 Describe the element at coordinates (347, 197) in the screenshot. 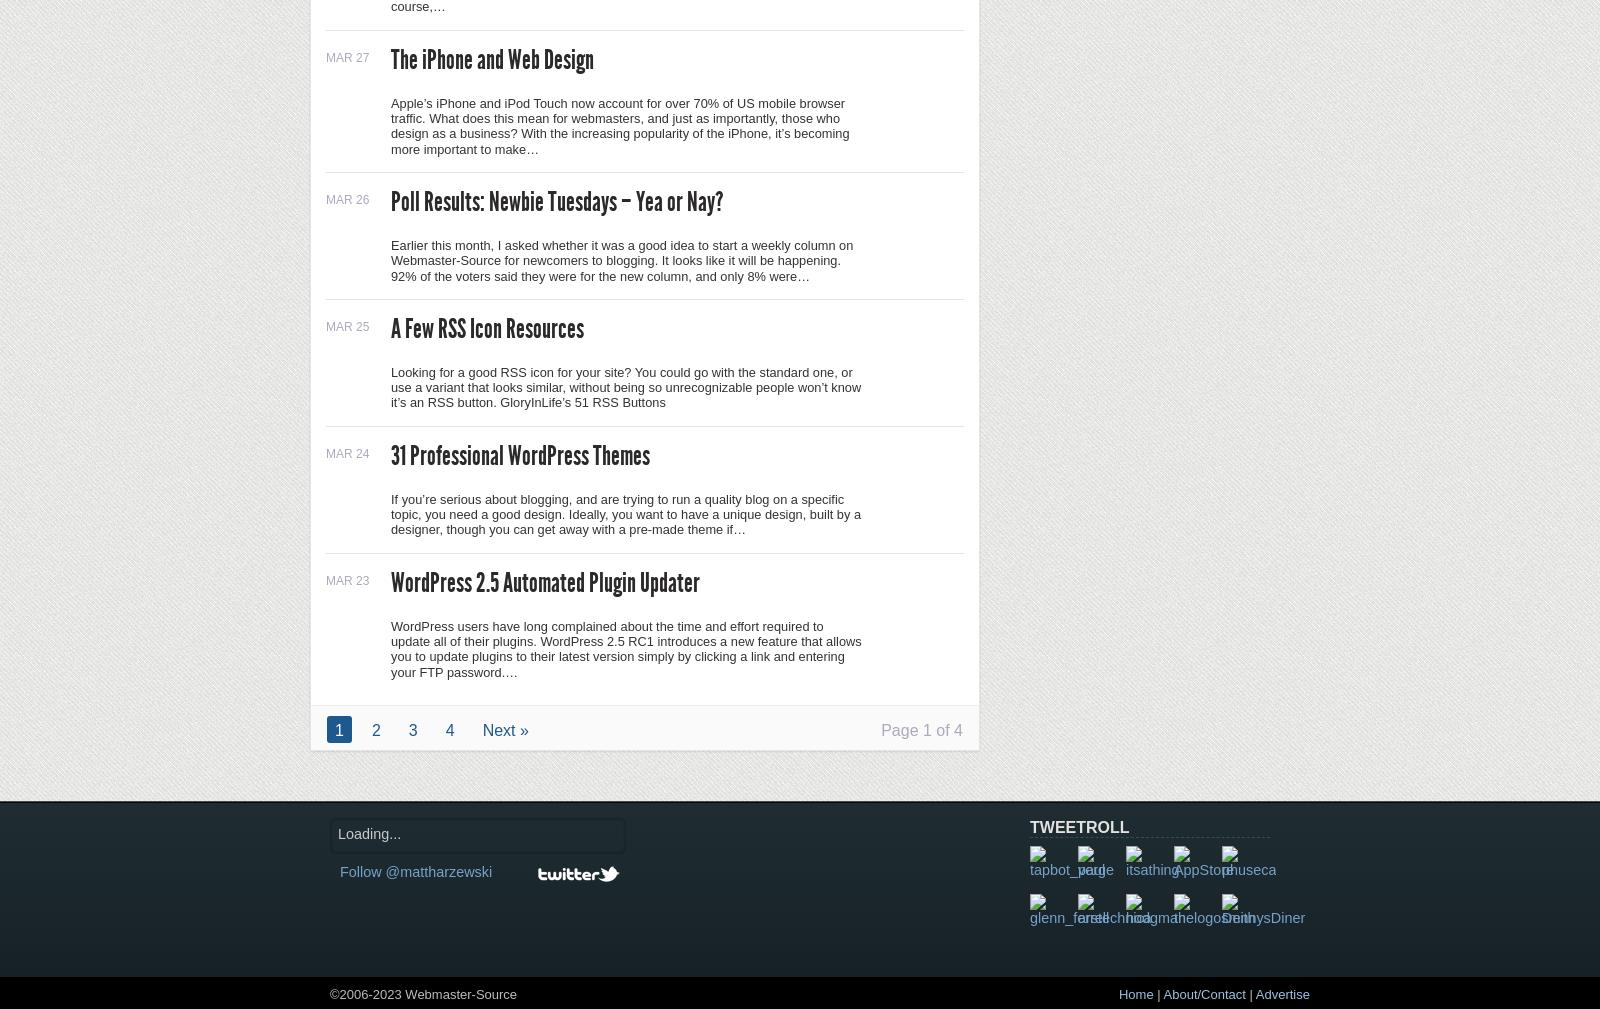

I see `'Mar 26'` at that location.